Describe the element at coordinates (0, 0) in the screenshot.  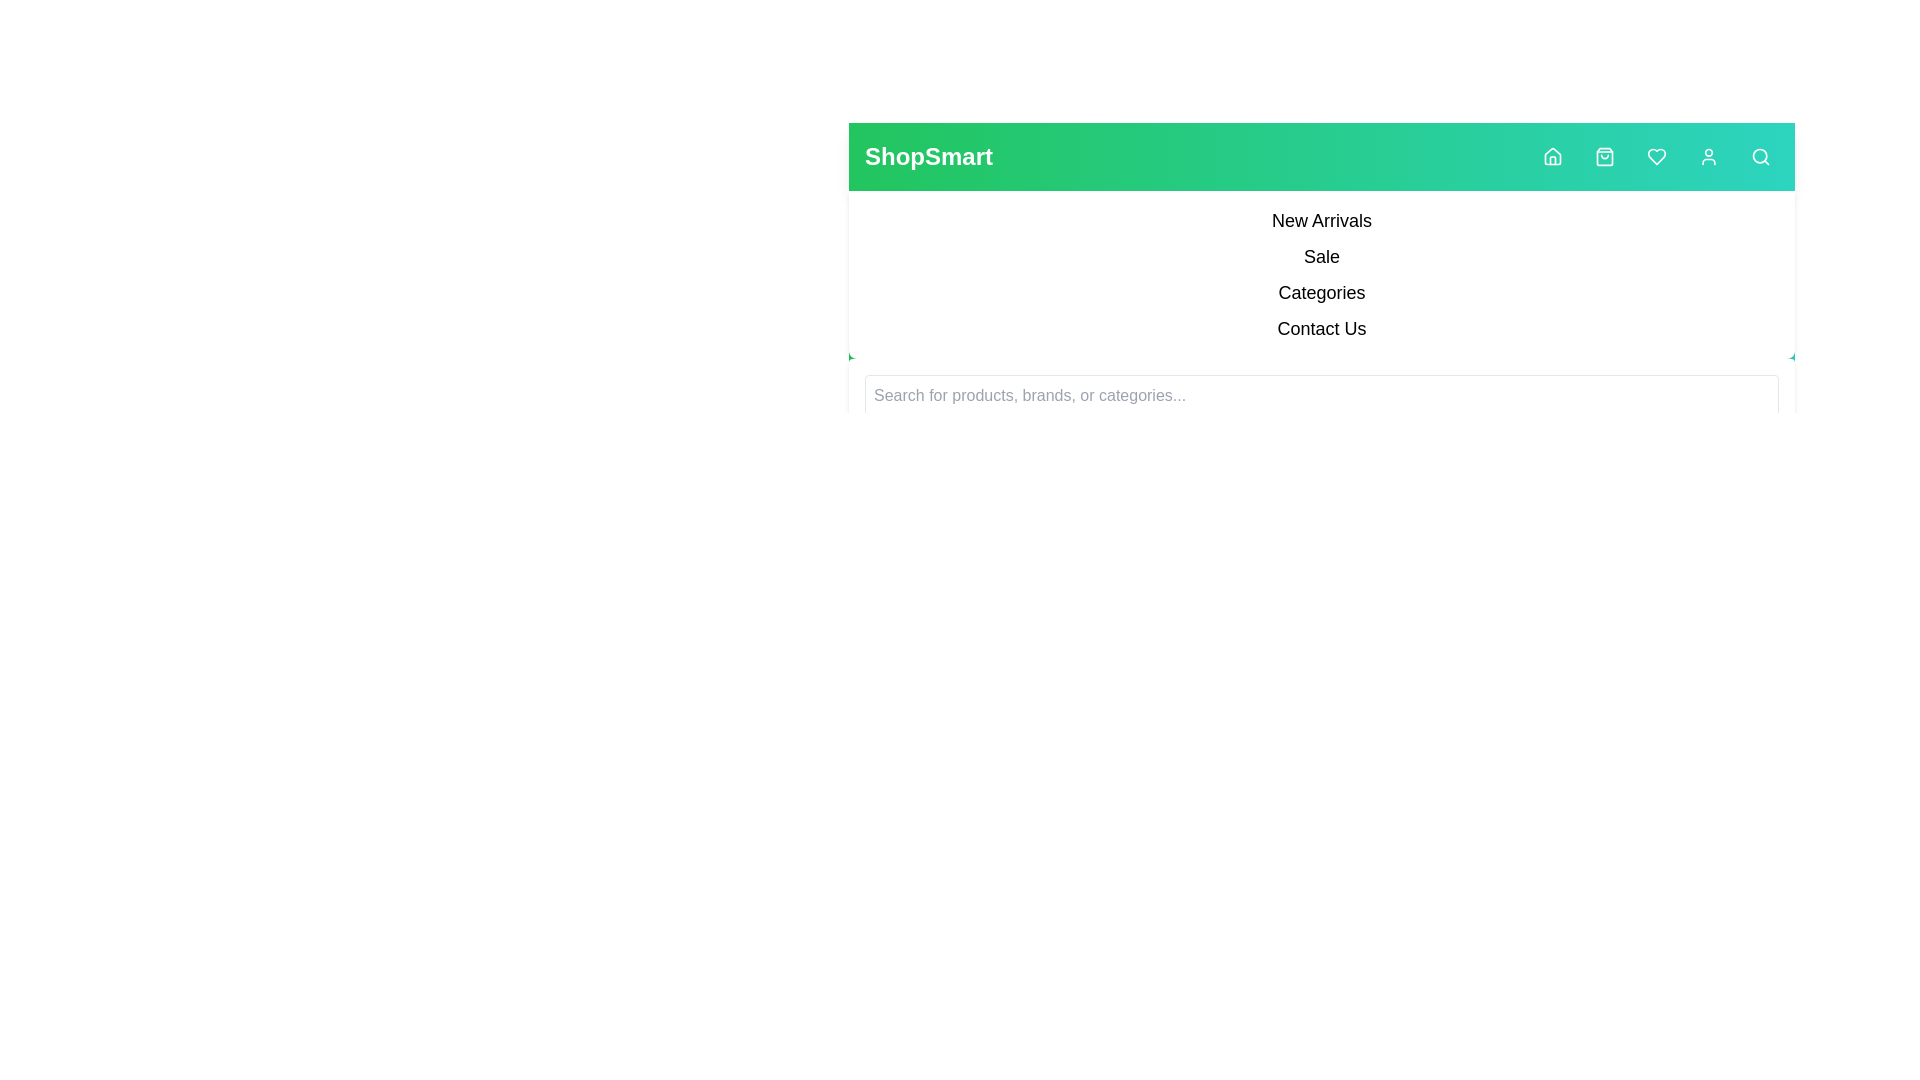
I see `the menu toggle button to expand or collapse the menu` at that location.